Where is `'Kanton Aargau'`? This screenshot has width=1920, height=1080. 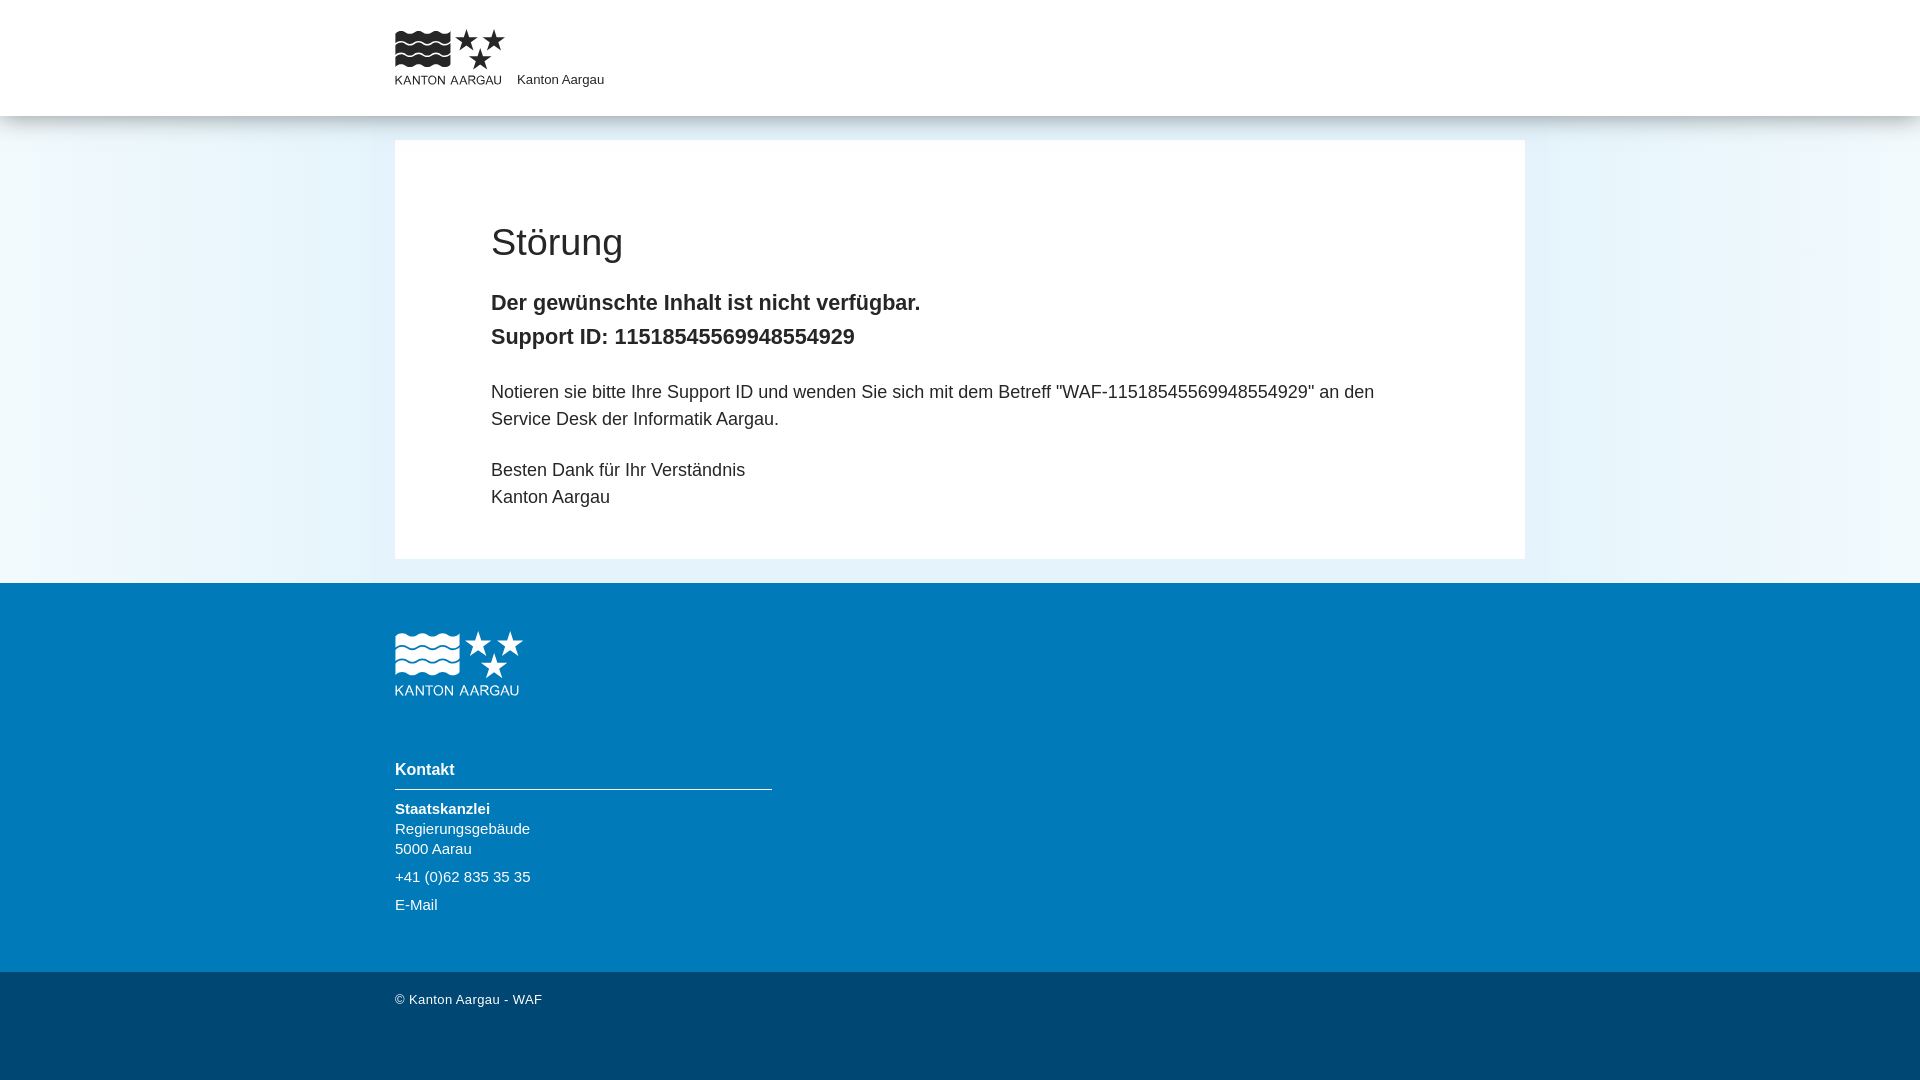
'Kanton Aargau' is located at coordinates (560, 78).